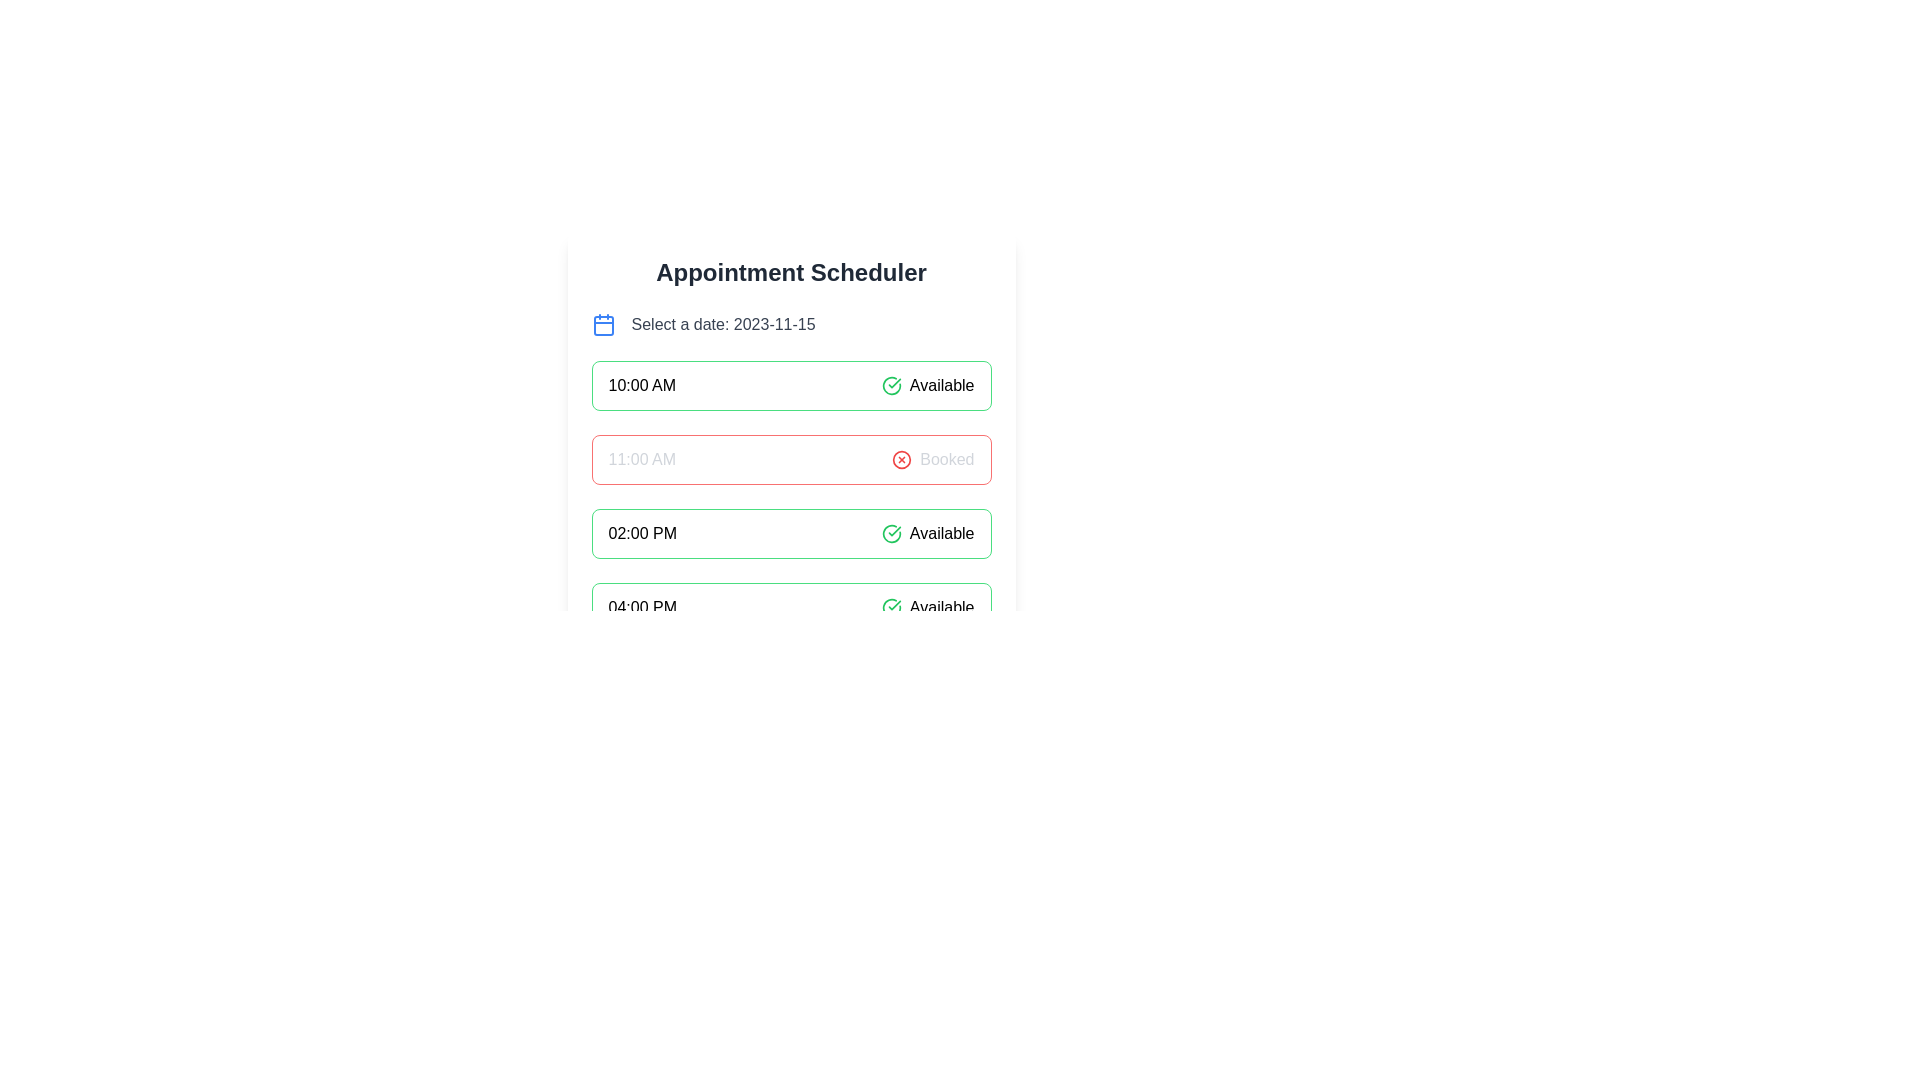 The width and height of the screenshot is (1920, 1080). Describe the element at coordinates (790, 532) in the screenshot. I see `the available time slot positioned as the third item in a vertical list of four time slots for appointment selection` at that location.